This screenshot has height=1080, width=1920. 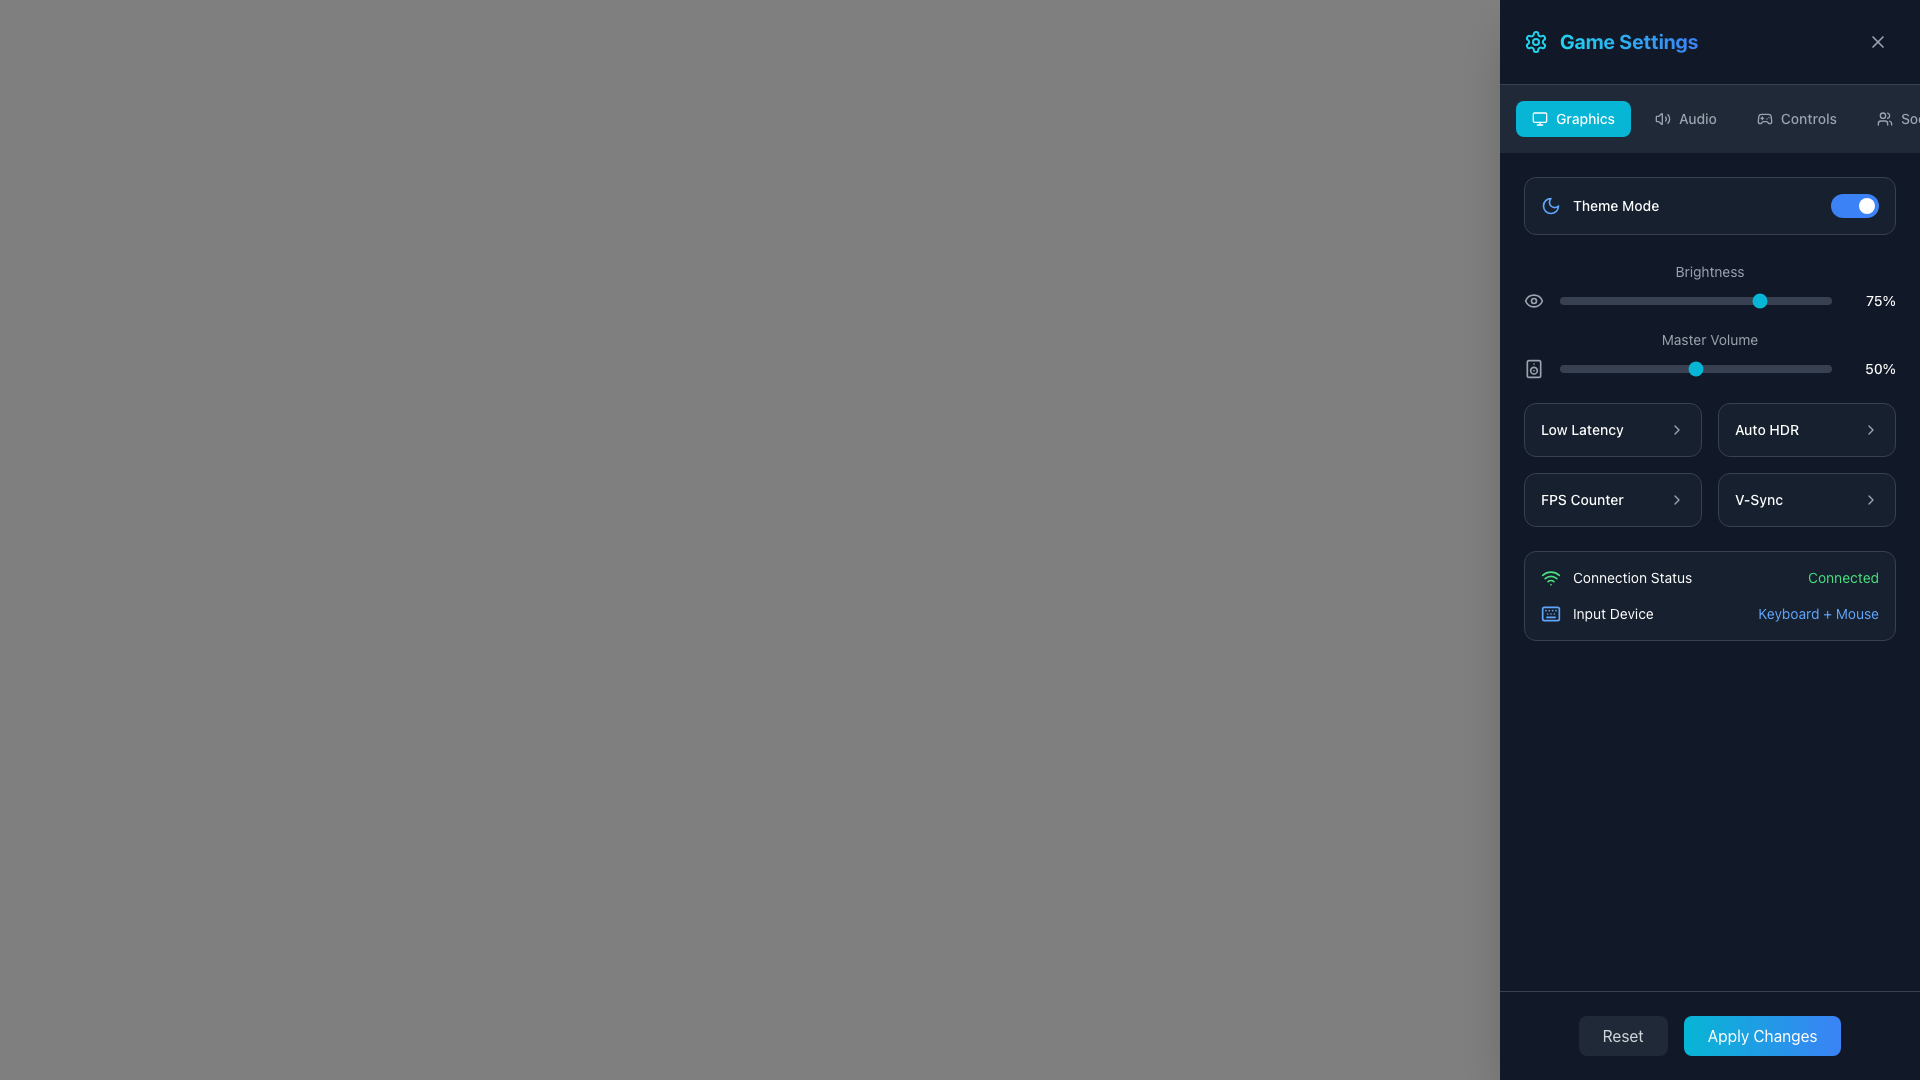 I want to click on the Decorative Icon associated with the 'Theme Mode' setting, located to the left of the 'Theme Mode' text and toggle switch, near the top-left area of the settings panel, so click(x=1549, y=205).